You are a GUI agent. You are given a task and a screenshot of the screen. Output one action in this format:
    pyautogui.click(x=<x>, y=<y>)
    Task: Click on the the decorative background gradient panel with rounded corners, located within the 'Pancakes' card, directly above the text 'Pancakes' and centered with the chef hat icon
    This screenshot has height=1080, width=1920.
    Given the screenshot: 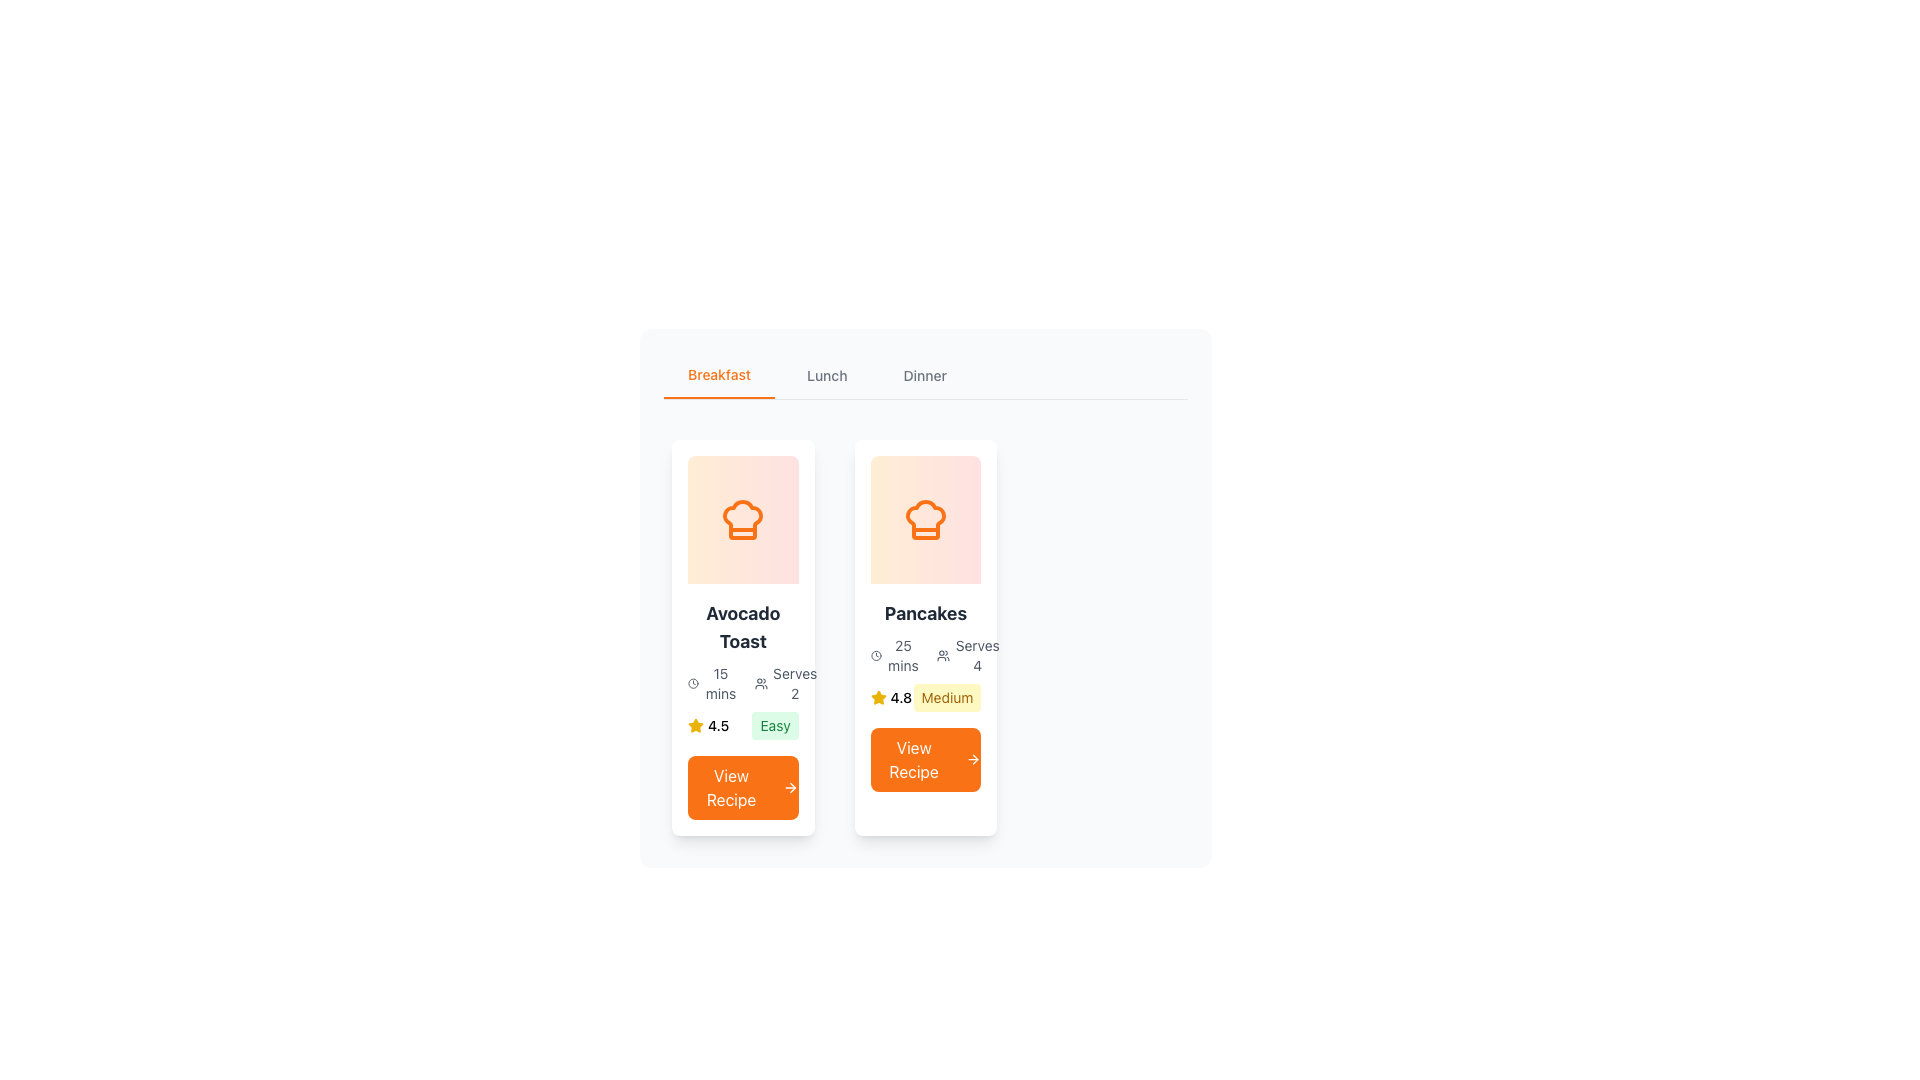 What is the action you would take?
    pyautogui.click(x=925, y=519)
    